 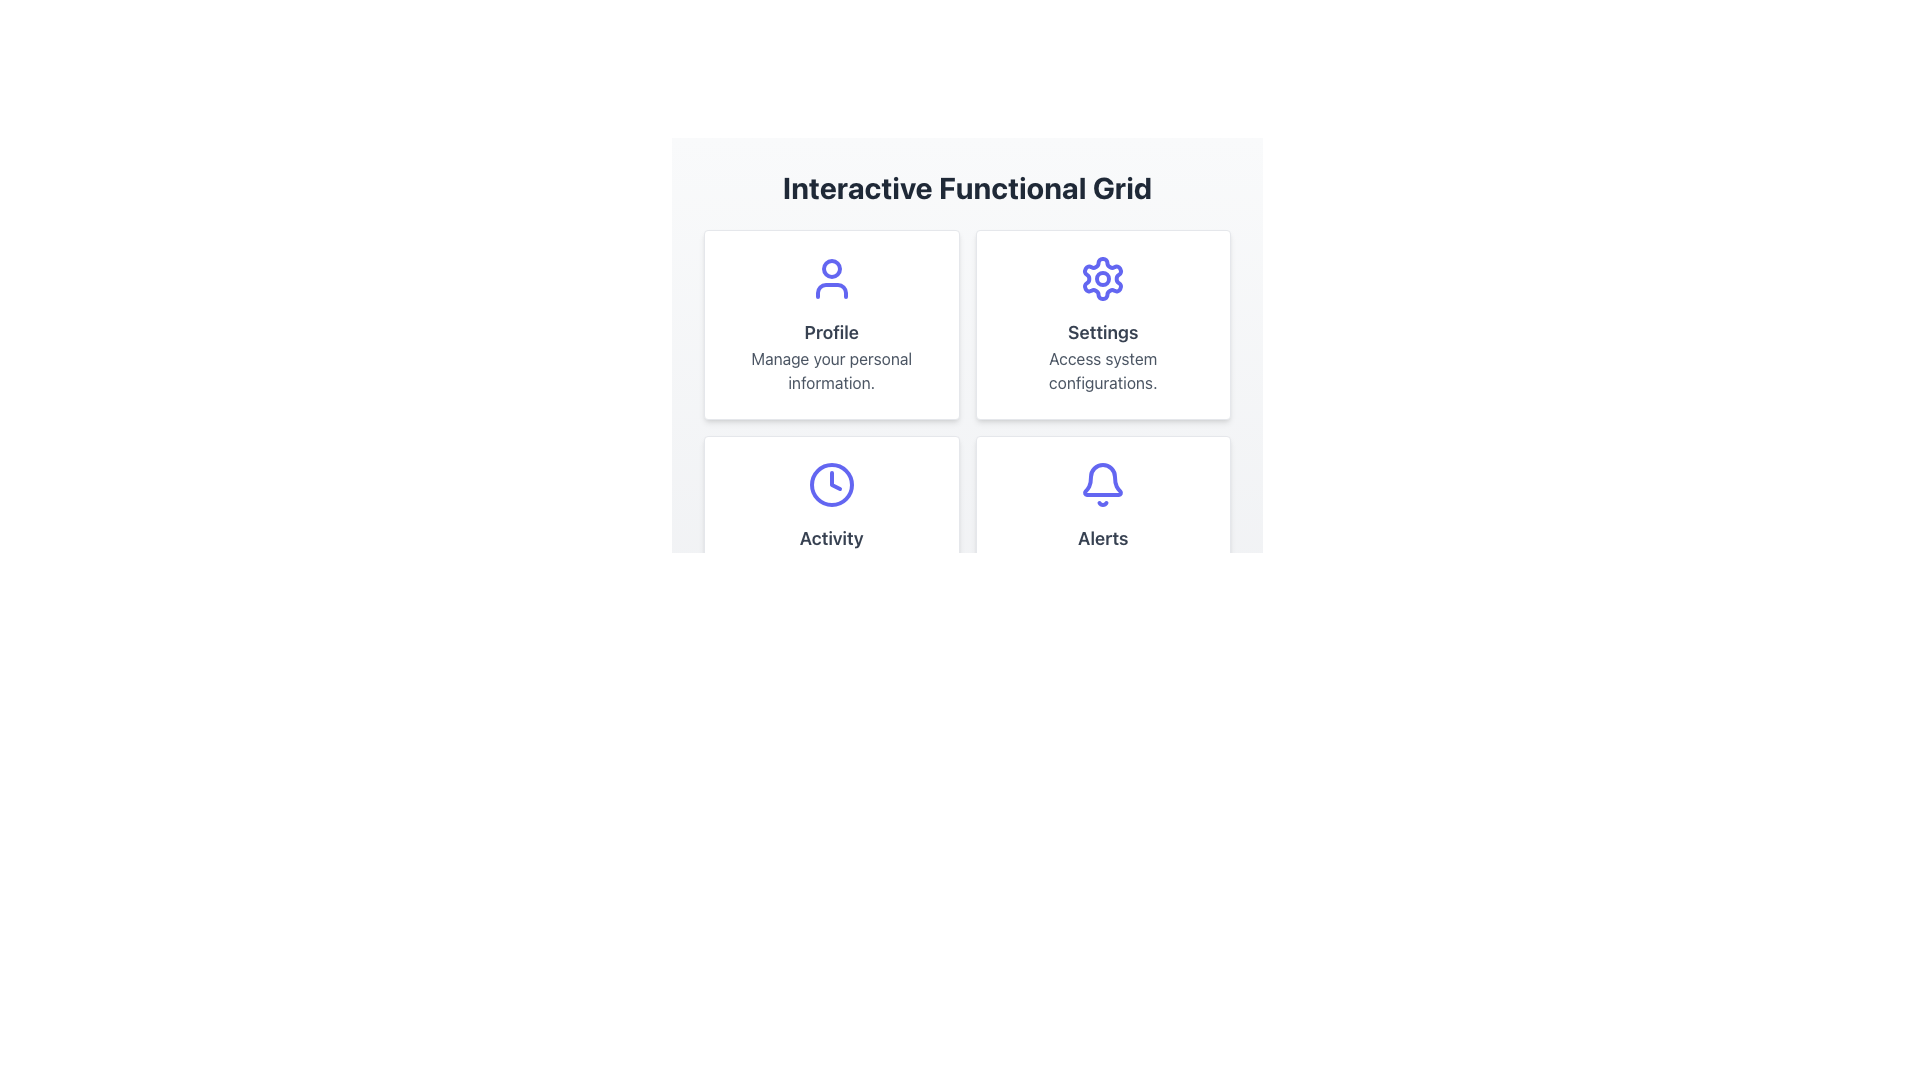 I want to click on the Card in the bottom-left corner of the grid layout, so click(x=831, y=518).